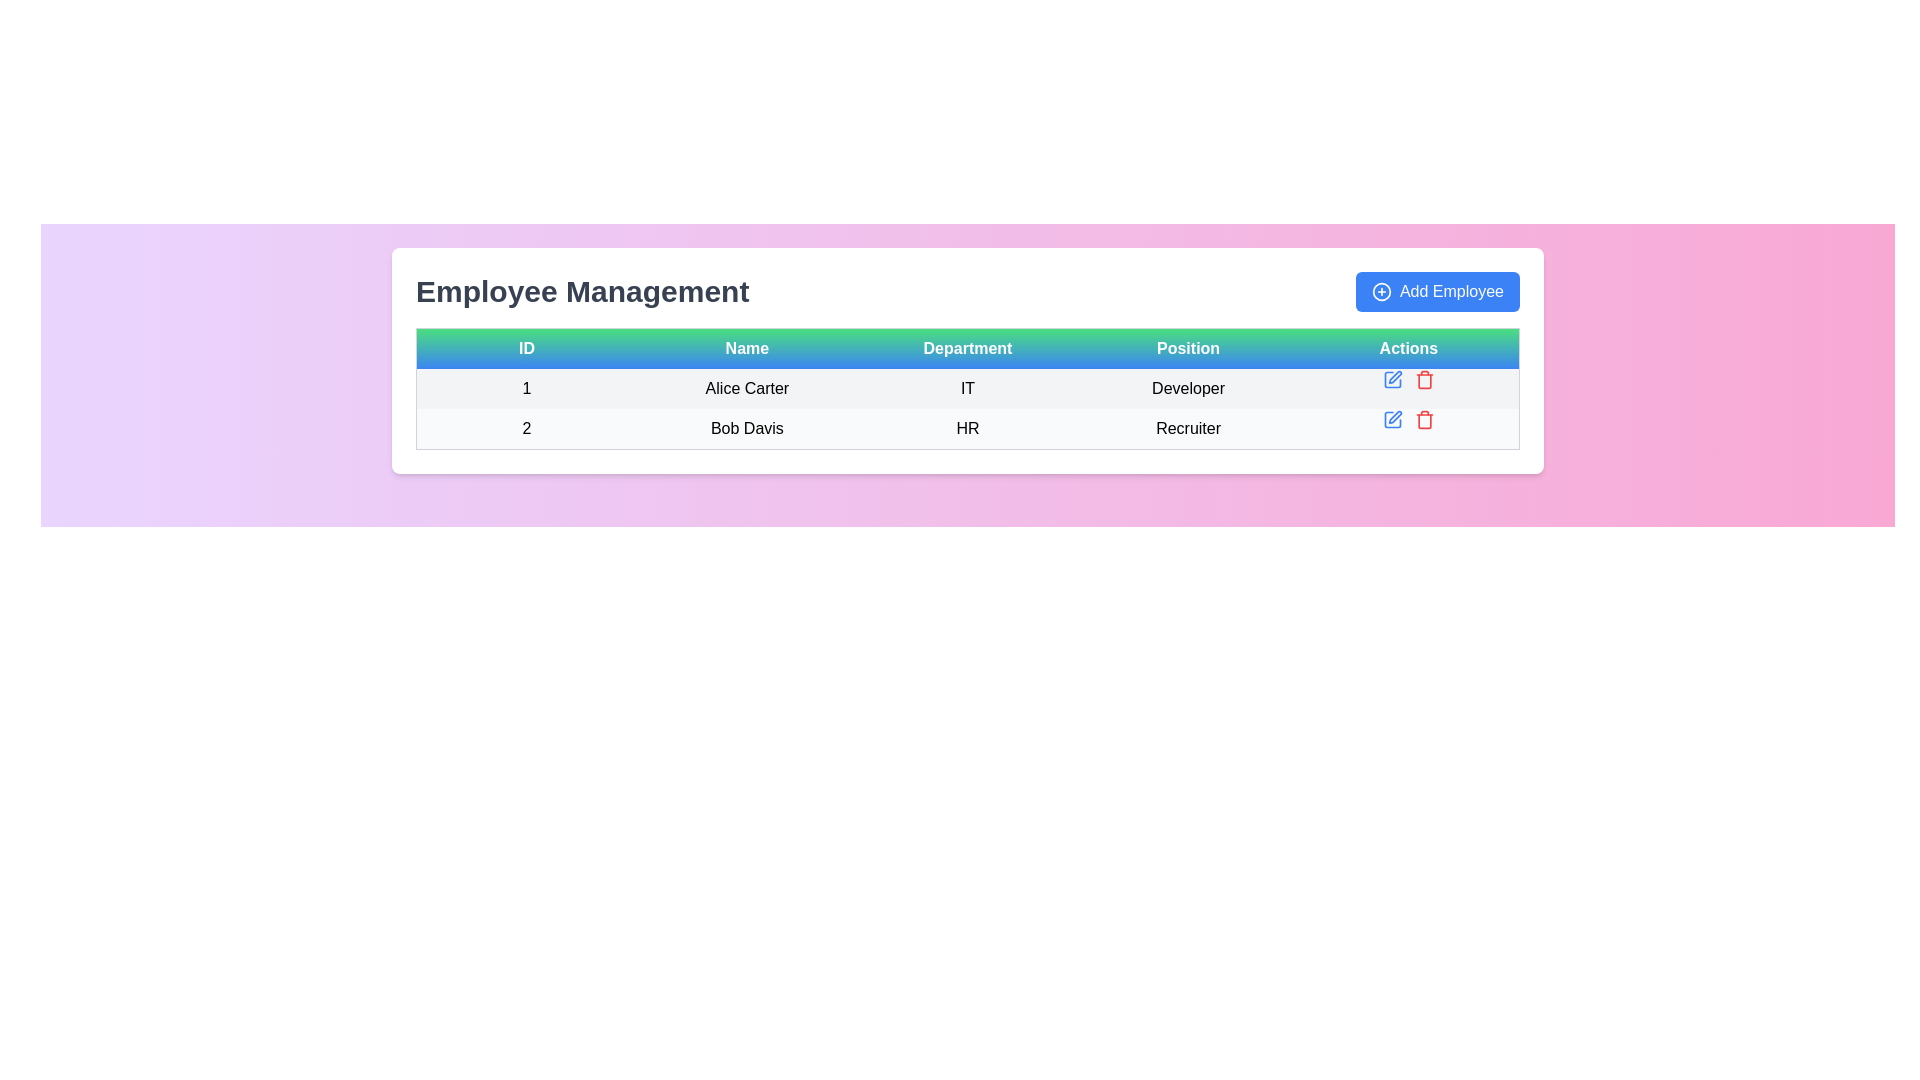 This screenshot has height=1080, width=1920. I want to click on the text 'IT' in bold black font, which is located in the third column labeled 'Department' of the row for 'Alice Carter' in the Employee Management table, so click(968, 389).